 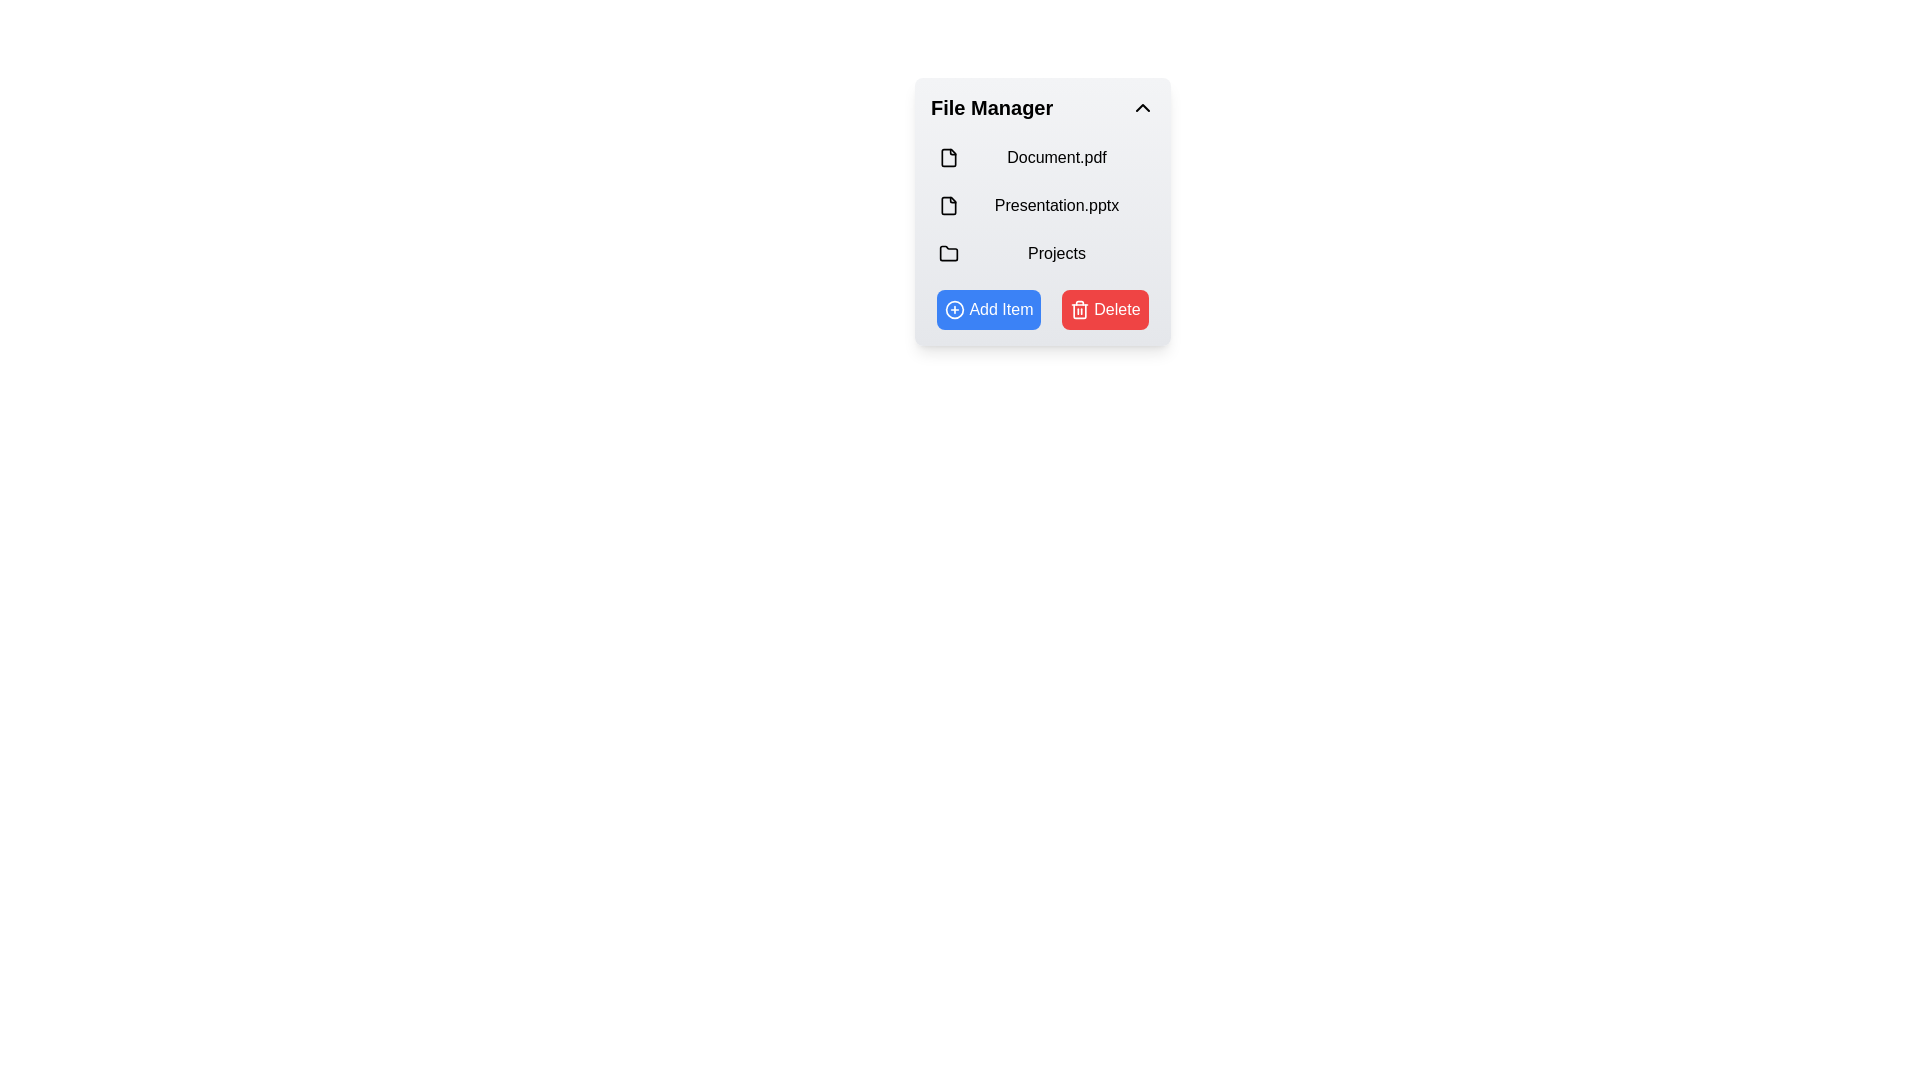 I want to click on the red 'Delete' button with white text and trash bin icon located on the right side of the button group in the 'File Manager' box to observe hover effects, so click(x=1104, y=309).